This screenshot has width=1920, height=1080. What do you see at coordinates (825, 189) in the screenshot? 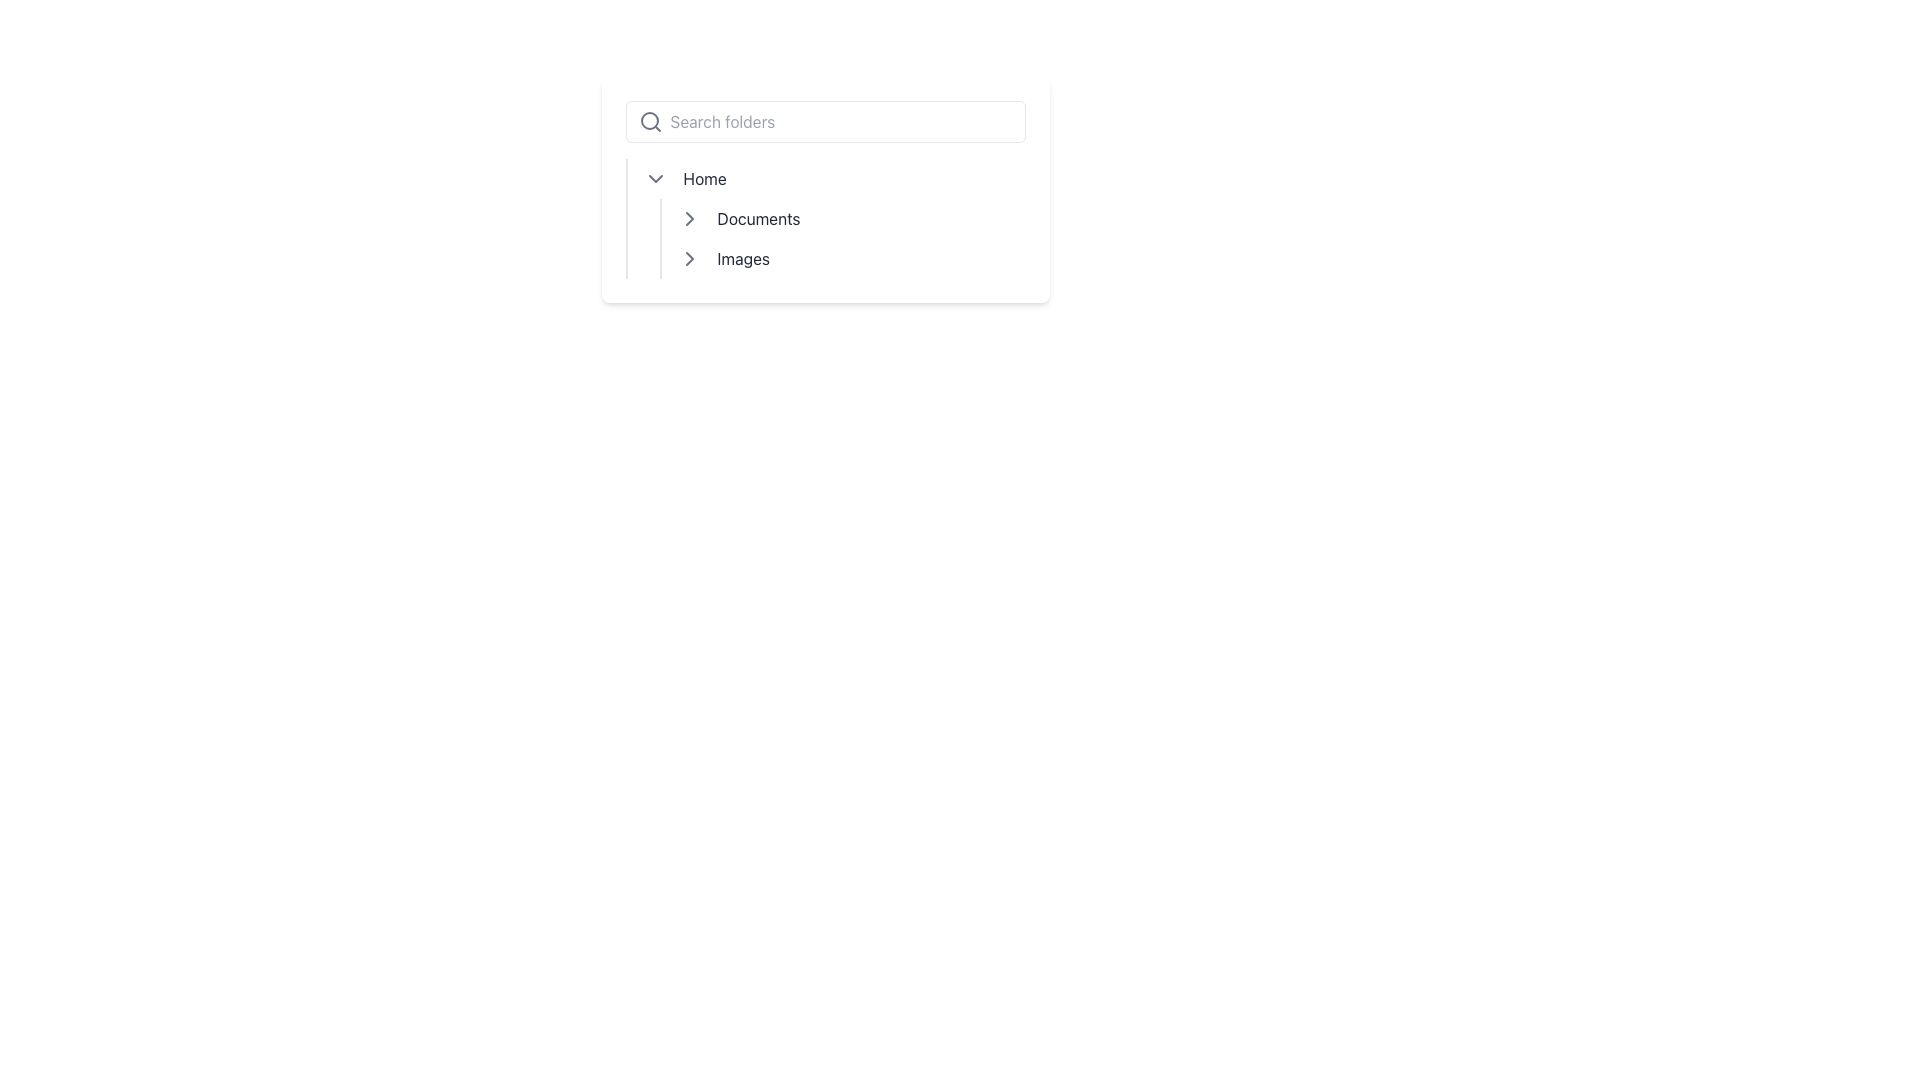
I see `the 'Documents' element in the navigational interface` at bounding box center [825, 189].